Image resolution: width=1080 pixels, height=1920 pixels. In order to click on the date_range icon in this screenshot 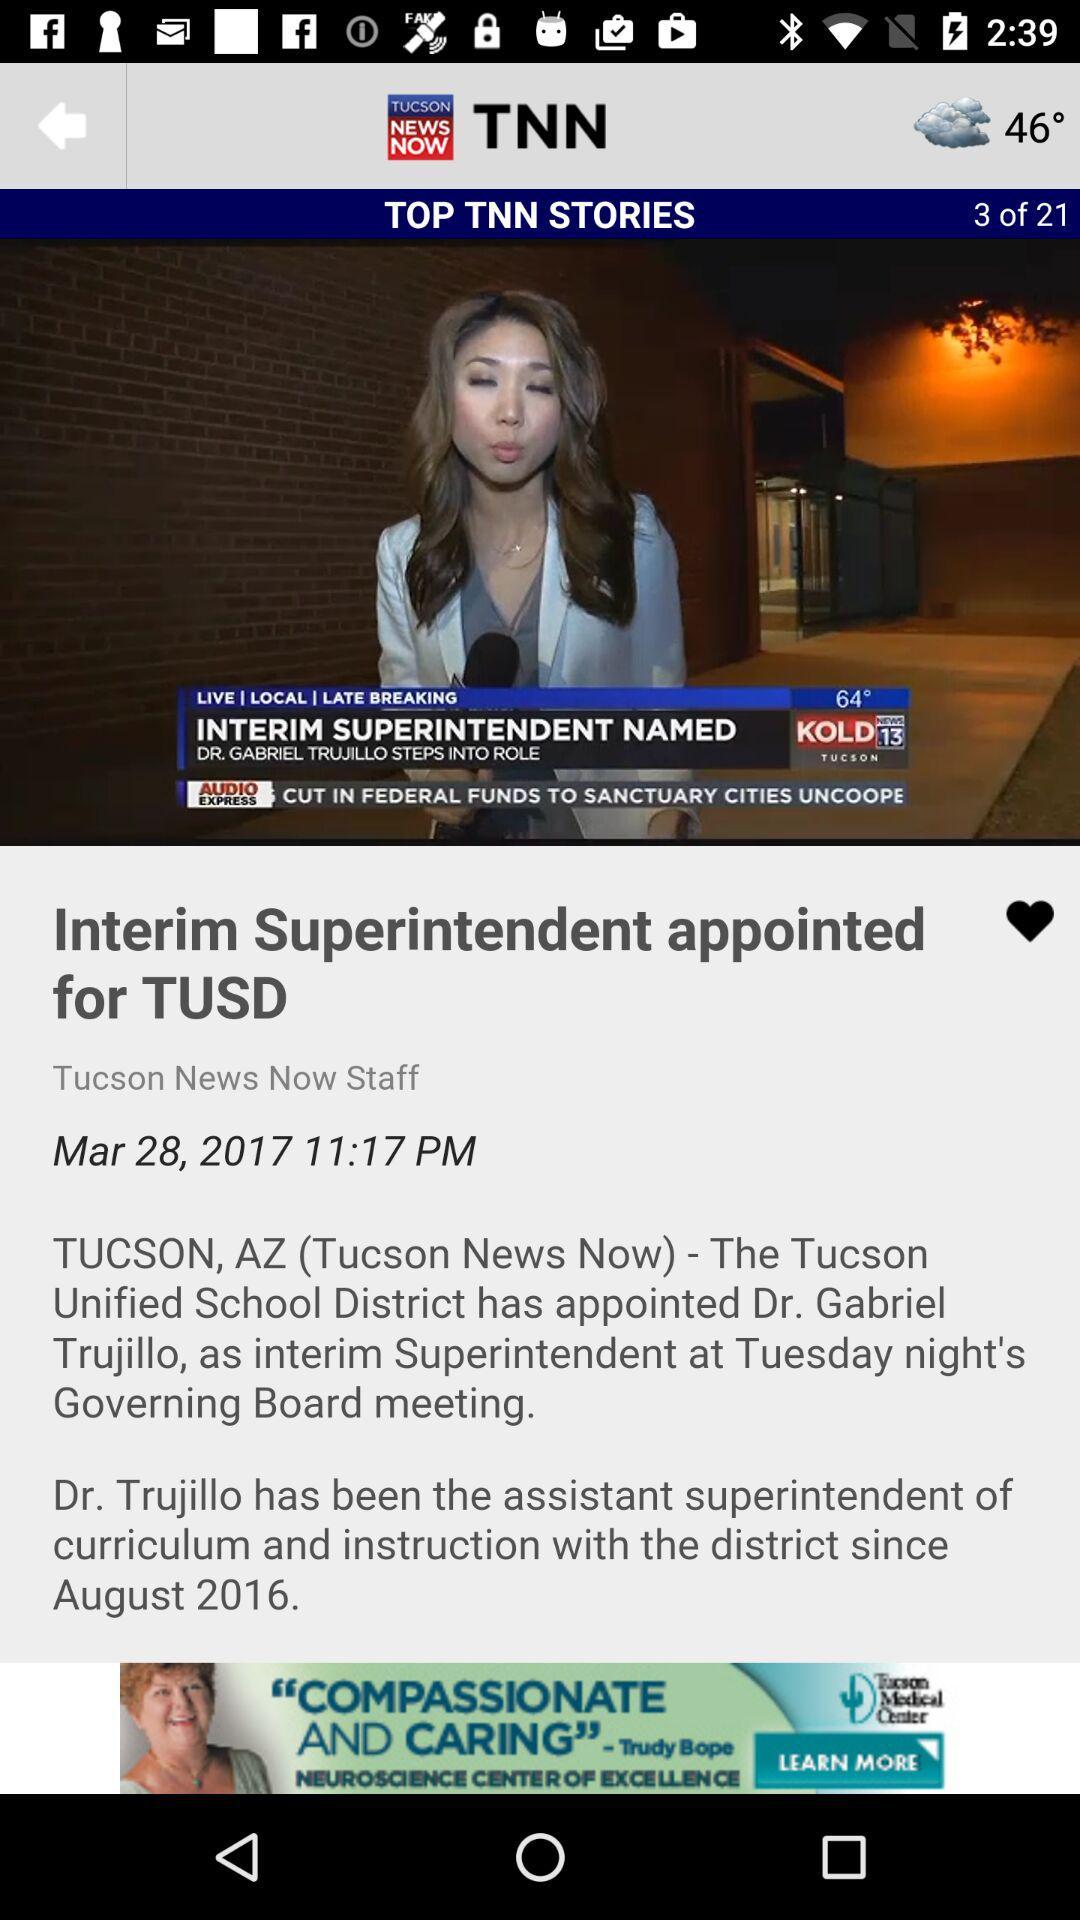, I will do `click(540, 124)`.